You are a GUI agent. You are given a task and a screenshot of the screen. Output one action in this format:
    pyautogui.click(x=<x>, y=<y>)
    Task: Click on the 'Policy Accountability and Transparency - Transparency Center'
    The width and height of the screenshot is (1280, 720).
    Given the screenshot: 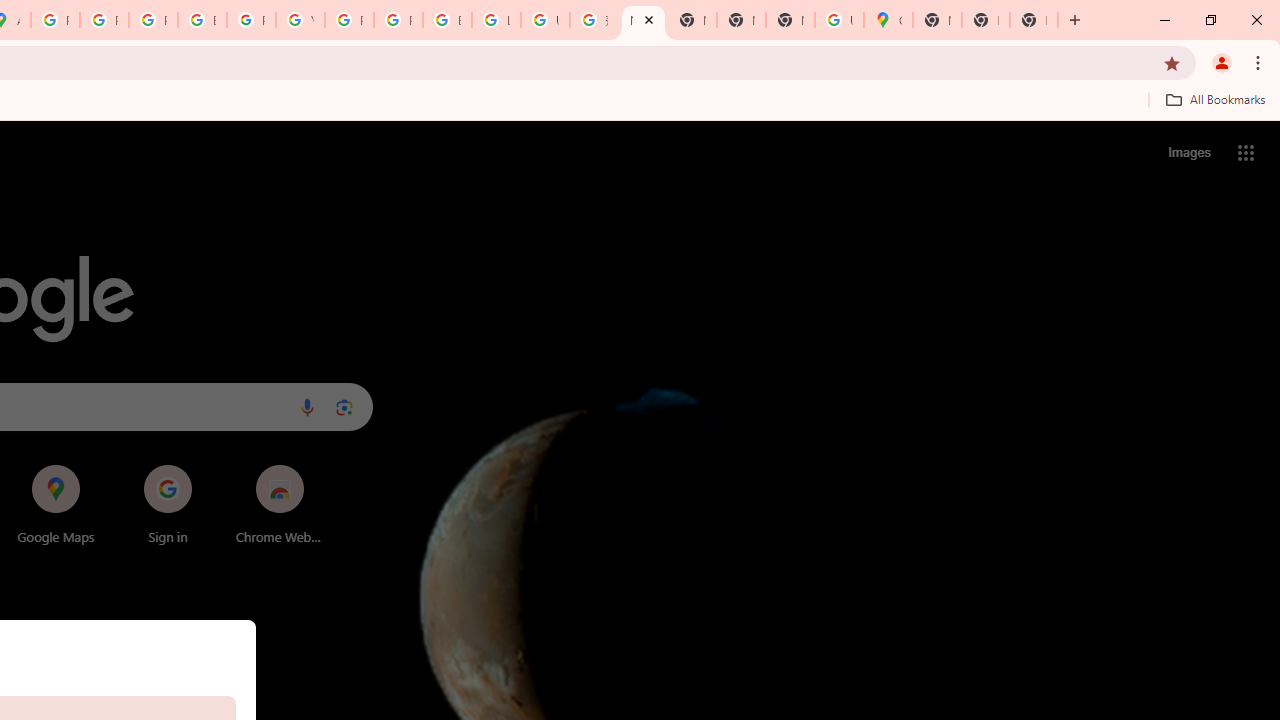 What is the action you would take?
    pyautogui.click(x=55, y=20)
    